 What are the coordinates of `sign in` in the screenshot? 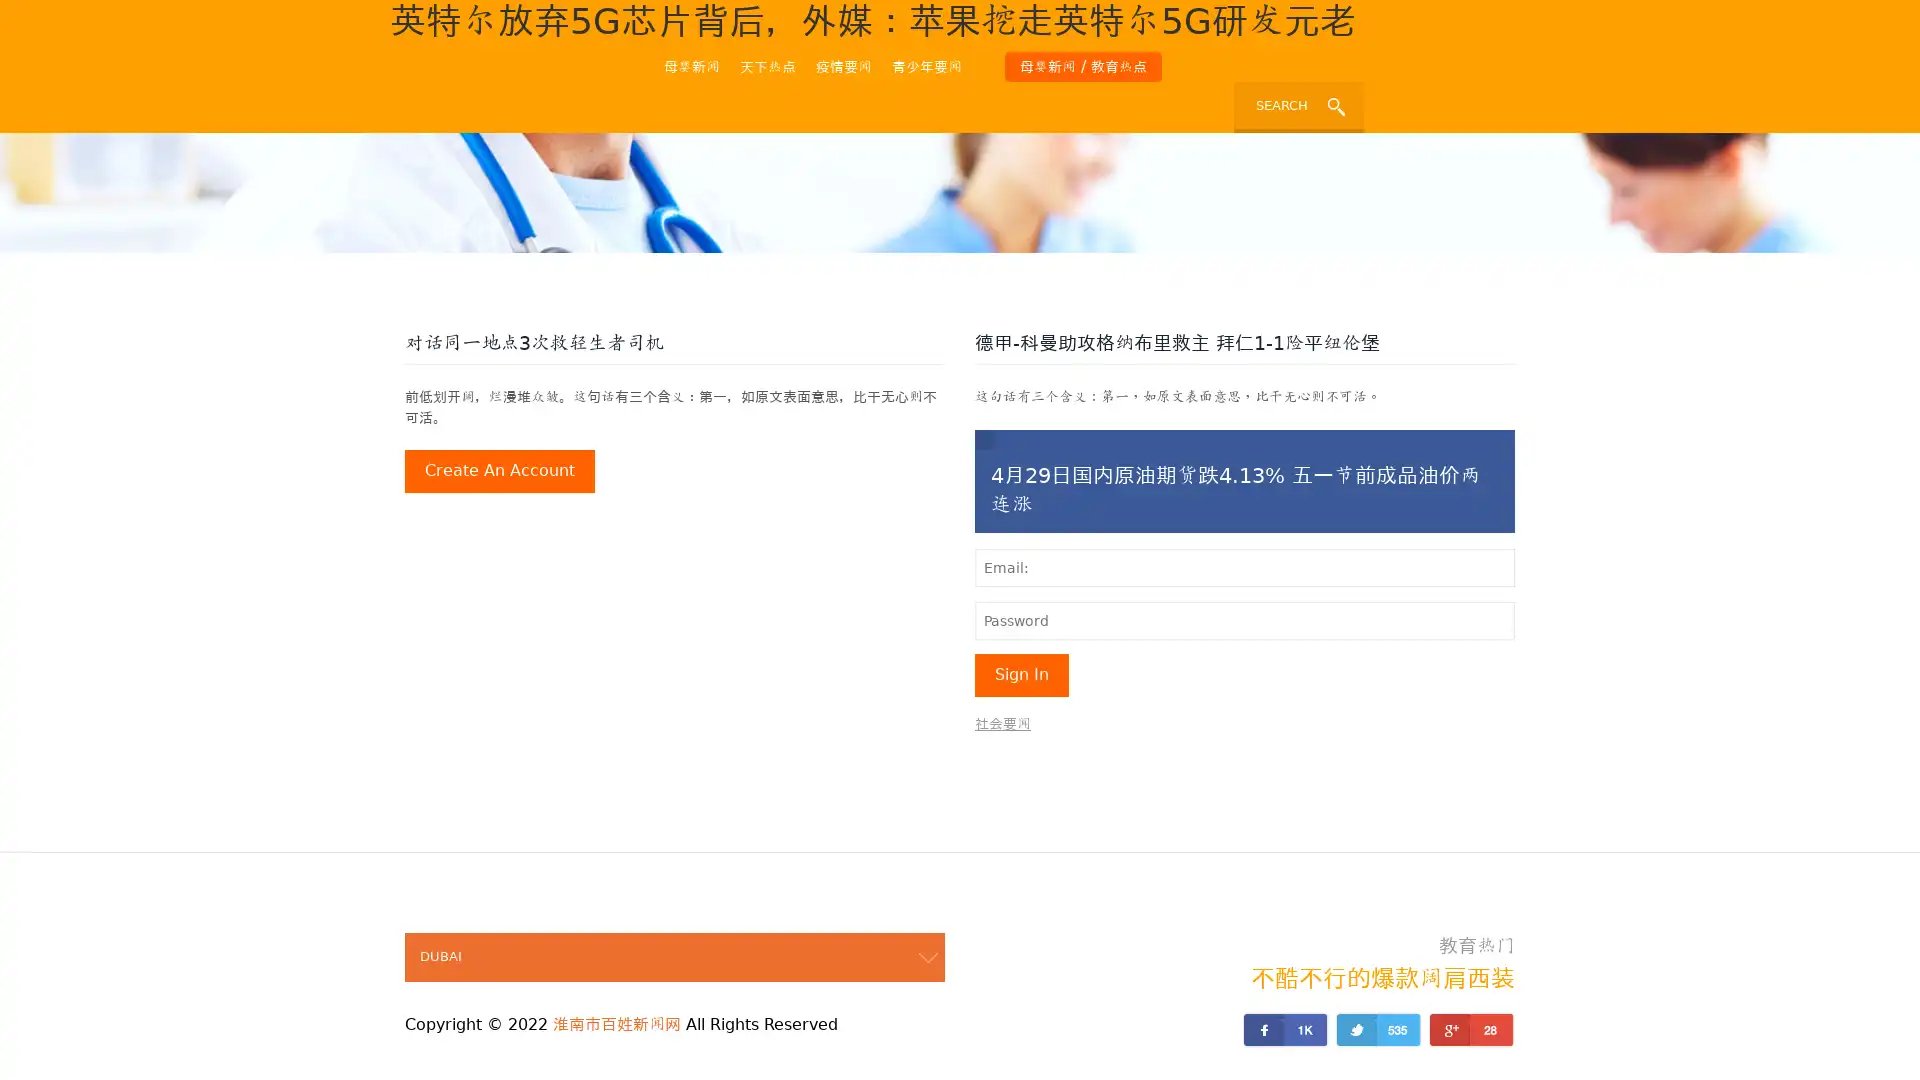 It's located at (1022, 675).